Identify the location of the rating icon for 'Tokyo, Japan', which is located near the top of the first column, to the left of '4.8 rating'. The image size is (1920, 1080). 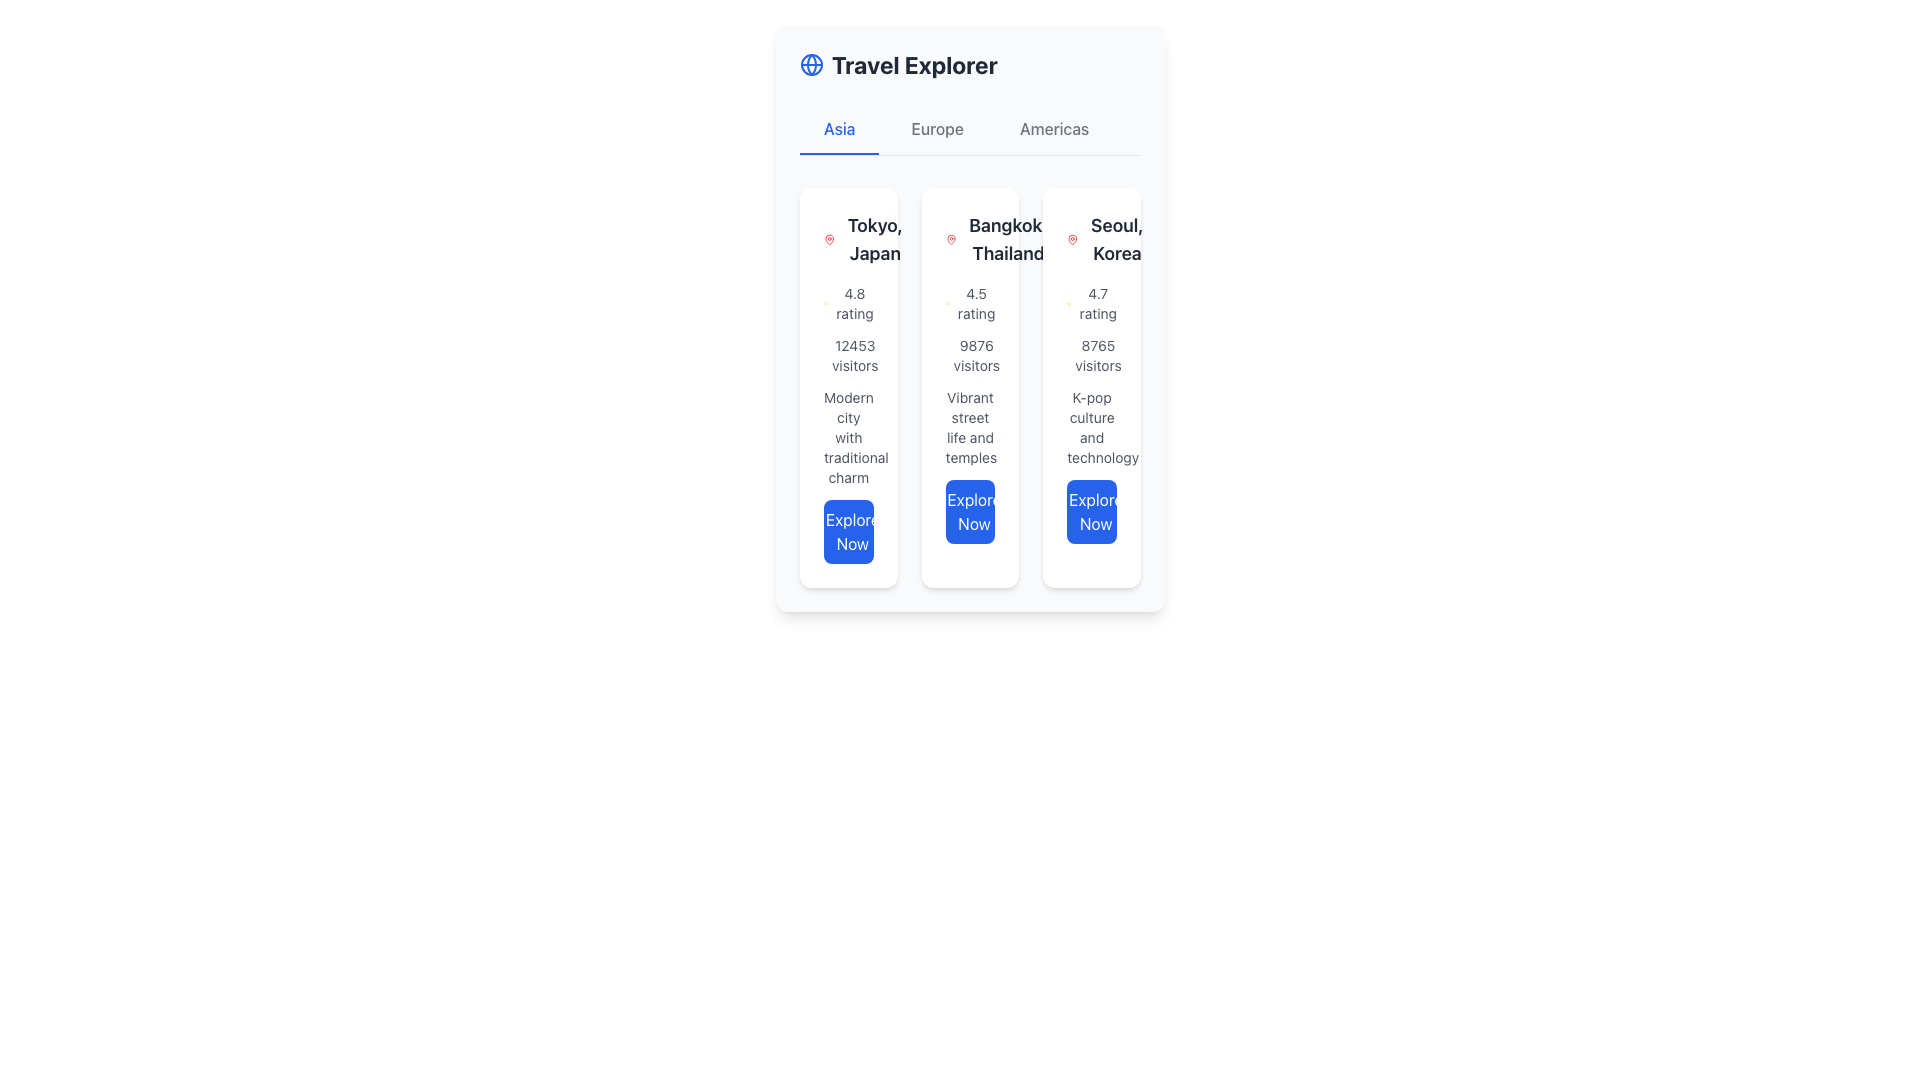
(826, 304).